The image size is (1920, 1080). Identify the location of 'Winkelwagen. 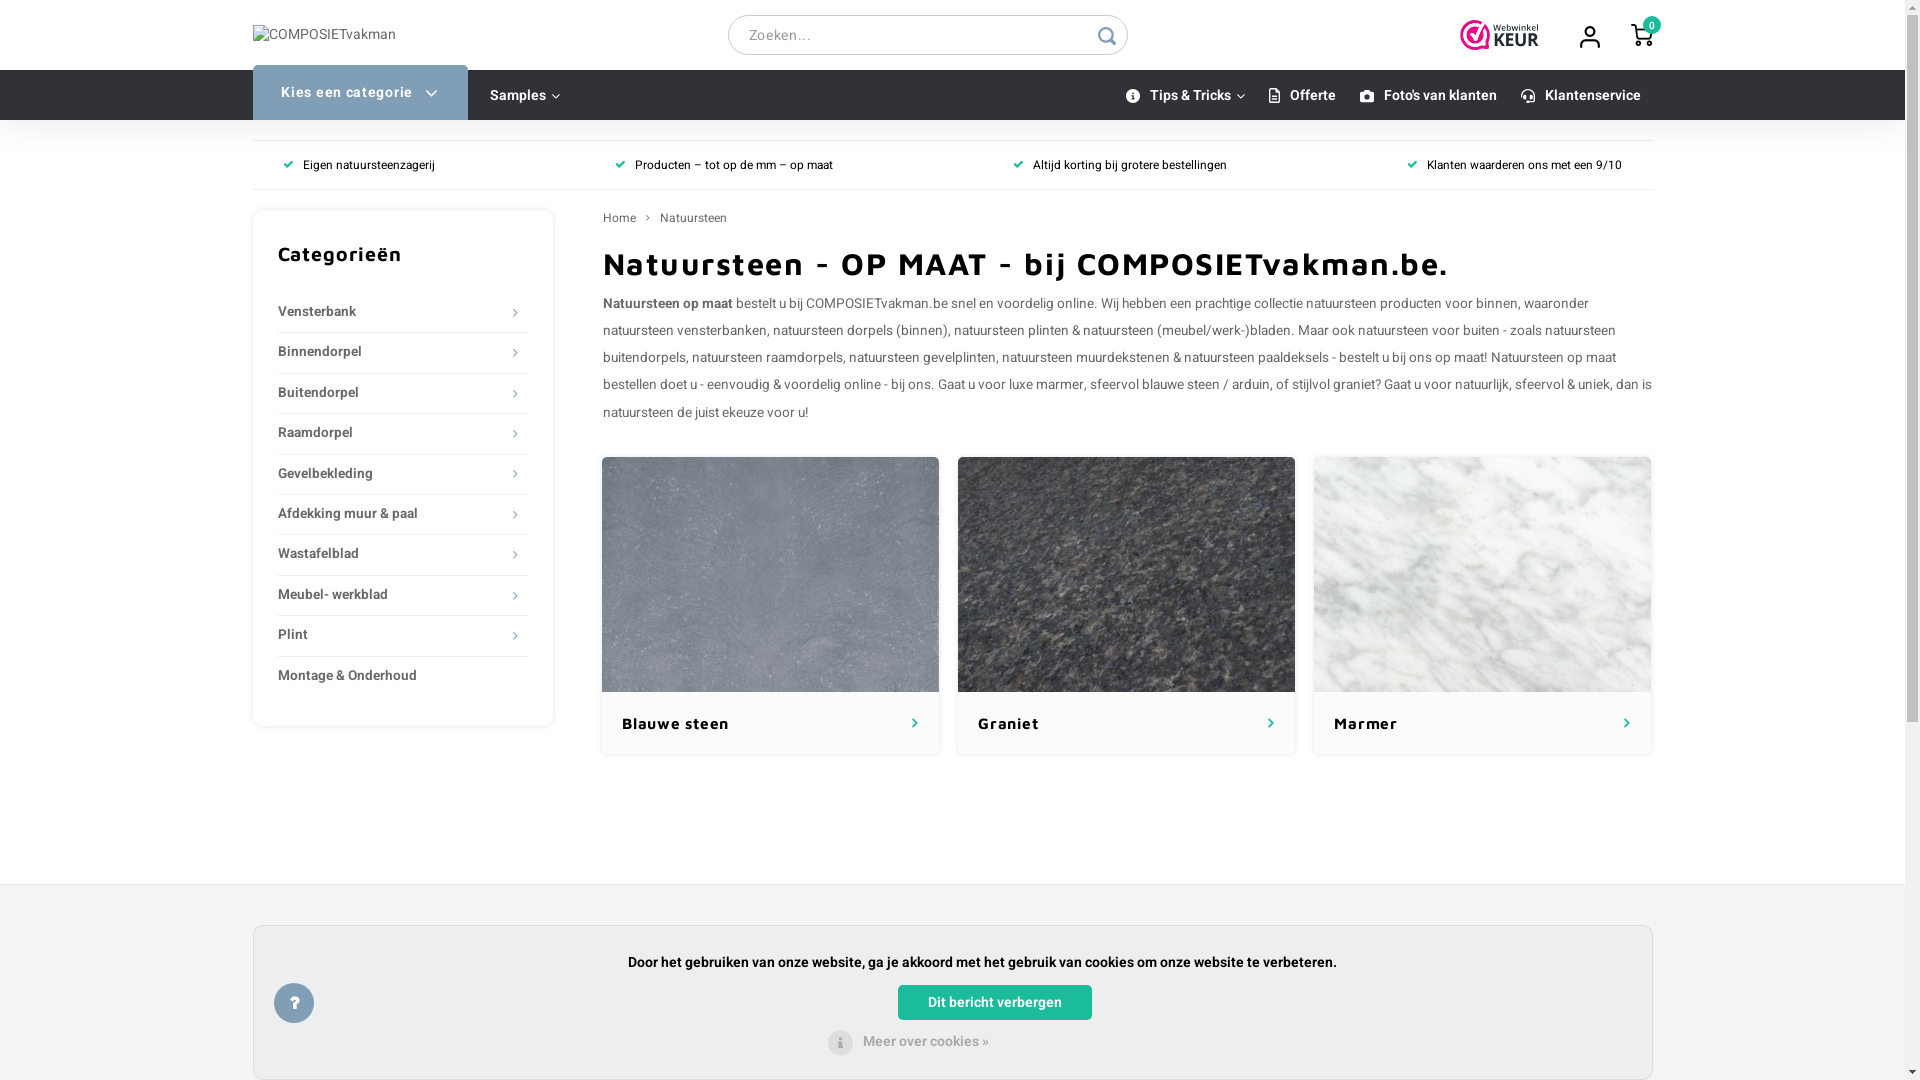
(1641, 34).